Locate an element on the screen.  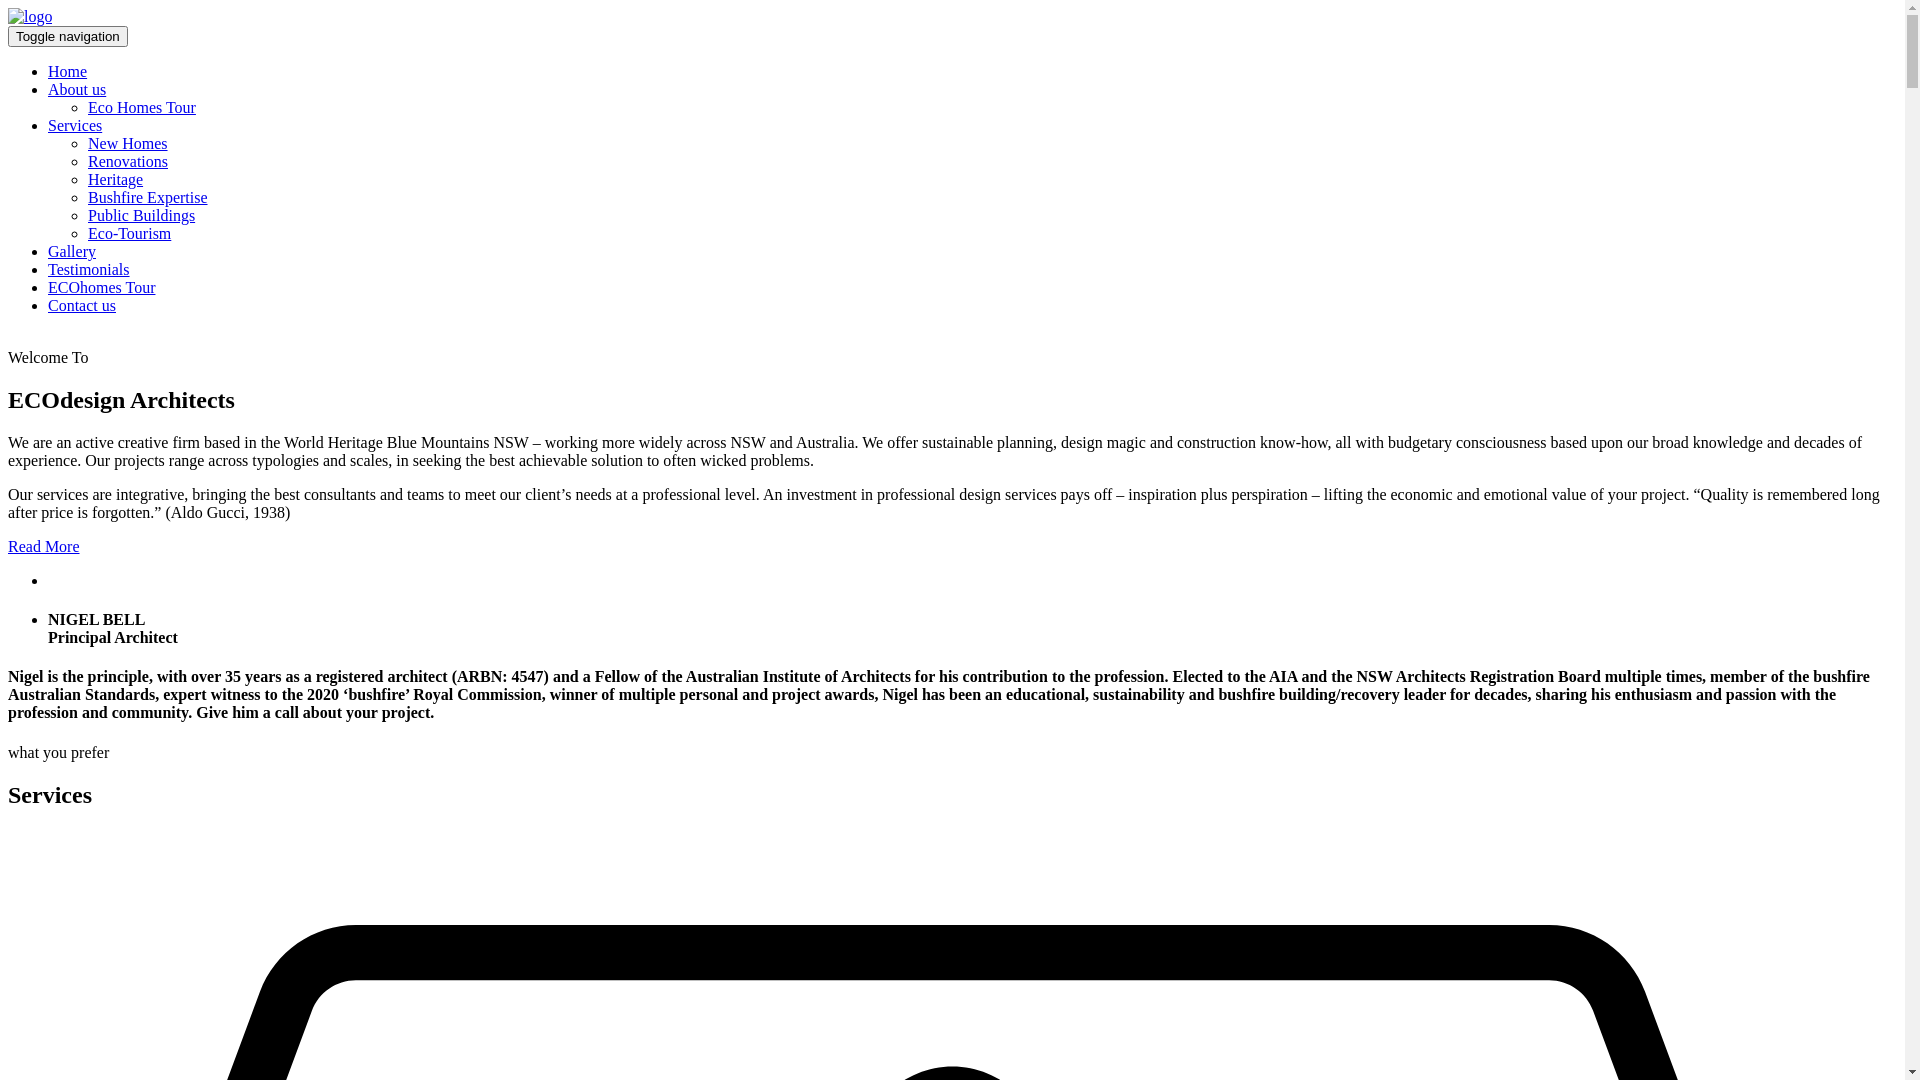
'Eco Homes Tour' is located at coordinates (141, 107).